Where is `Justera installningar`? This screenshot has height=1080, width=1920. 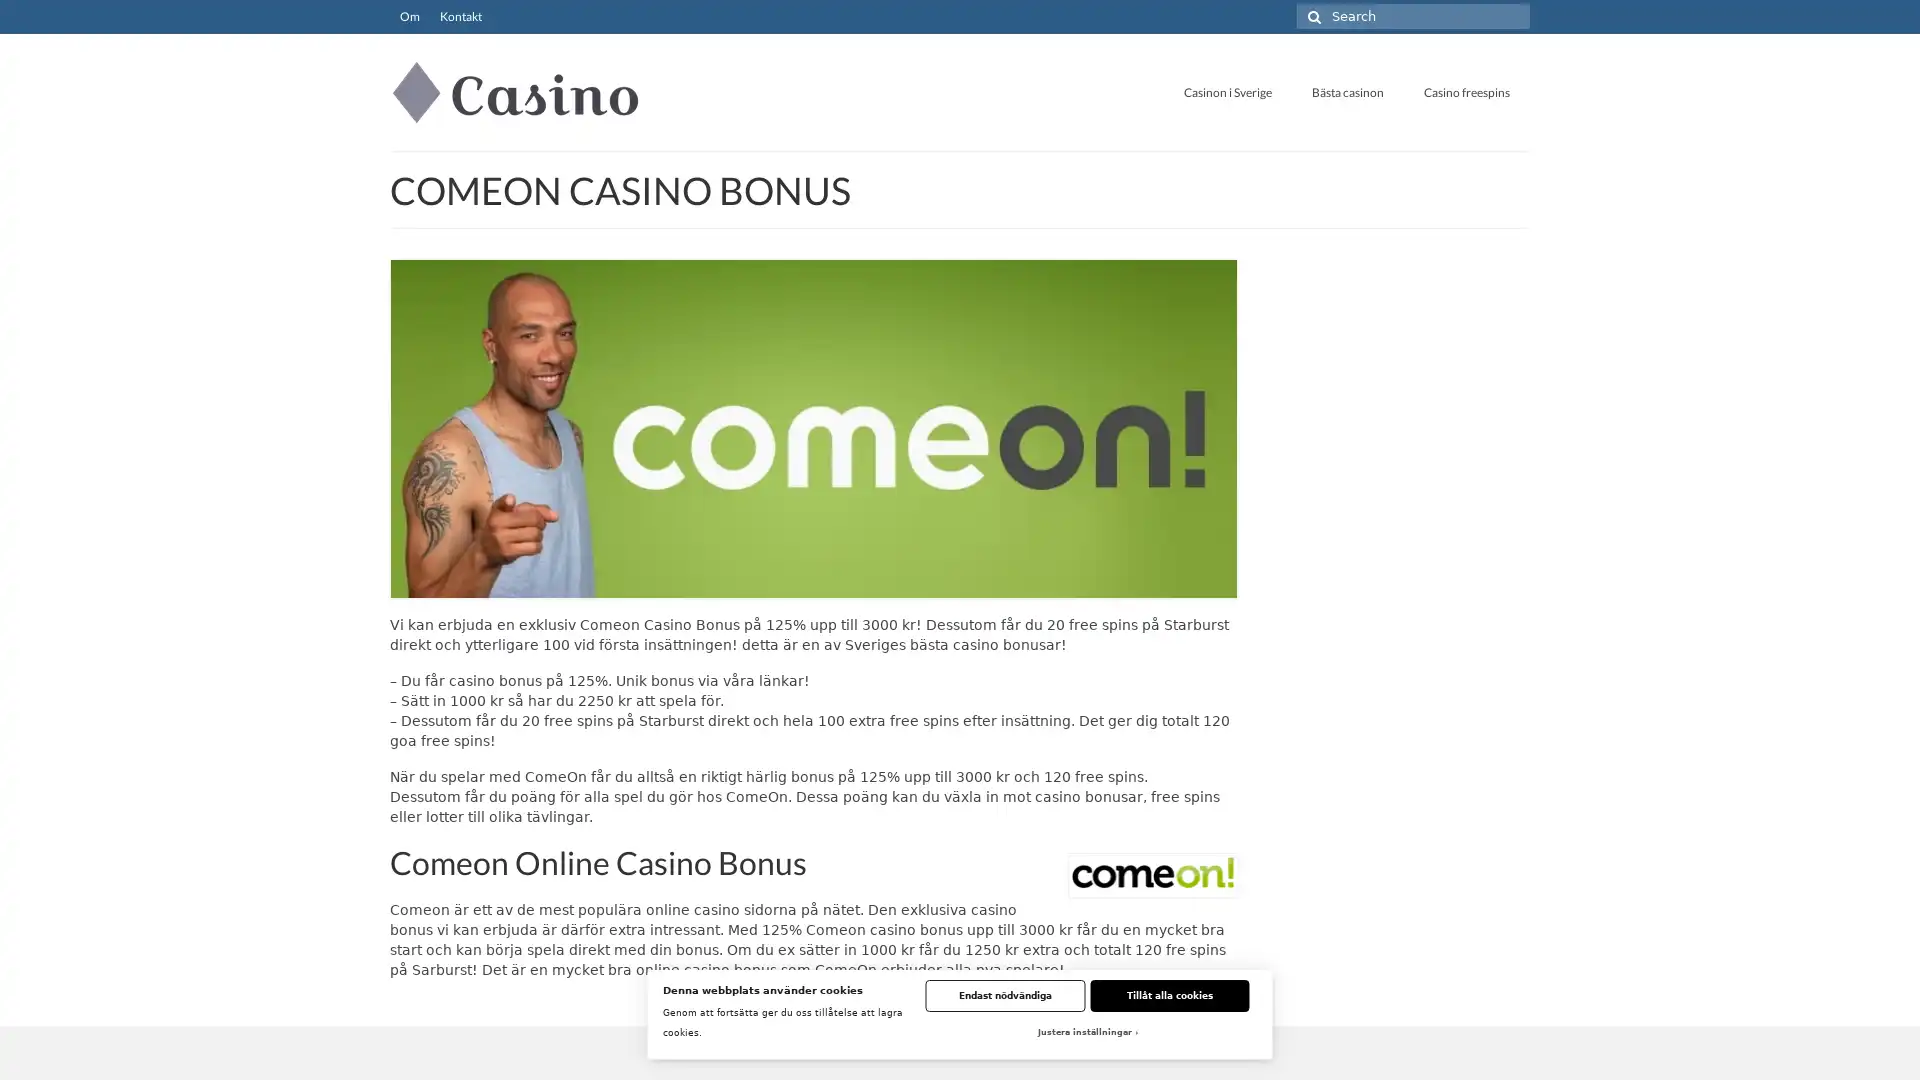 Justera installningar is located at coordinates (1085, 1033).